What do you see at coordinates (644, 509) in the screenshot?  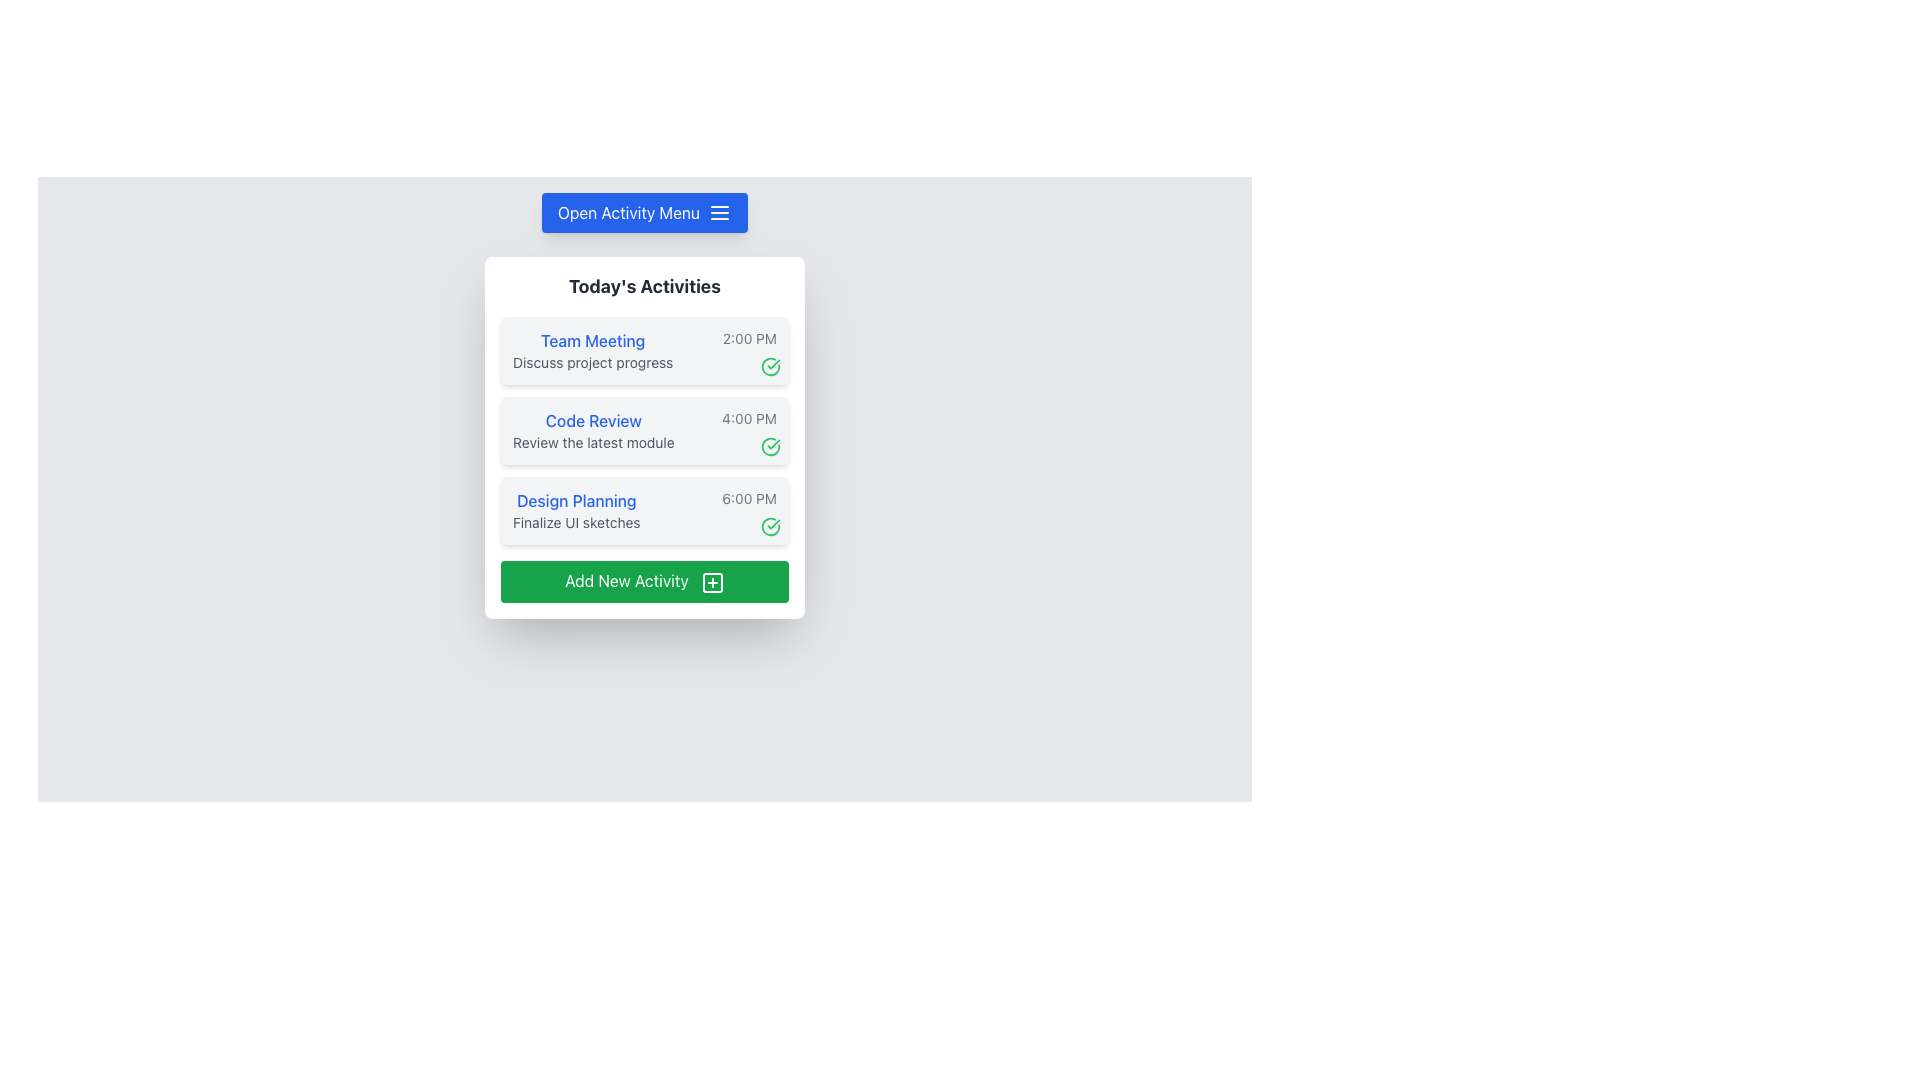 I see `the third information card in the 'Today's Activities' list, which displays a scheduled activity with its title, description, time, and status indicator` at bounding box center [644, 509].